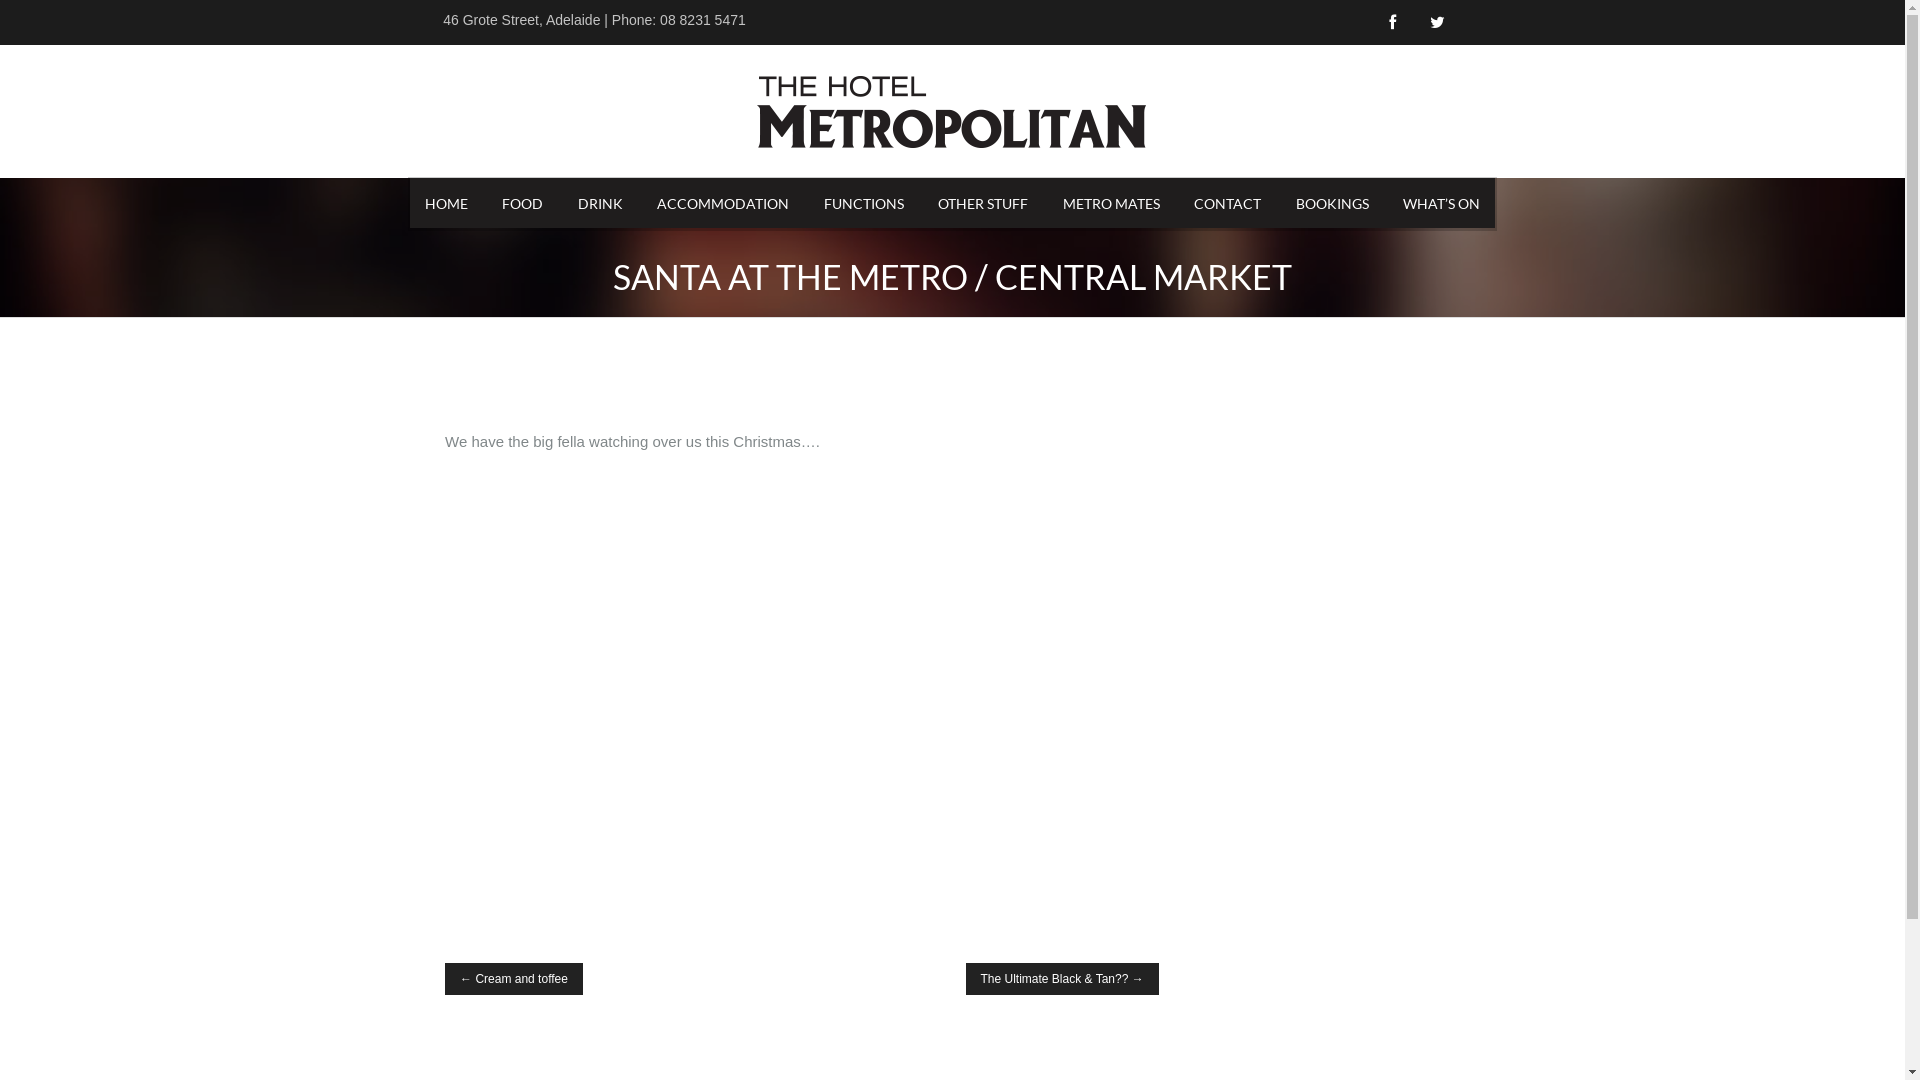 The height and width of the screenshot is (1080, 1920). I want to click on 'FOOD', so click(522, 203).